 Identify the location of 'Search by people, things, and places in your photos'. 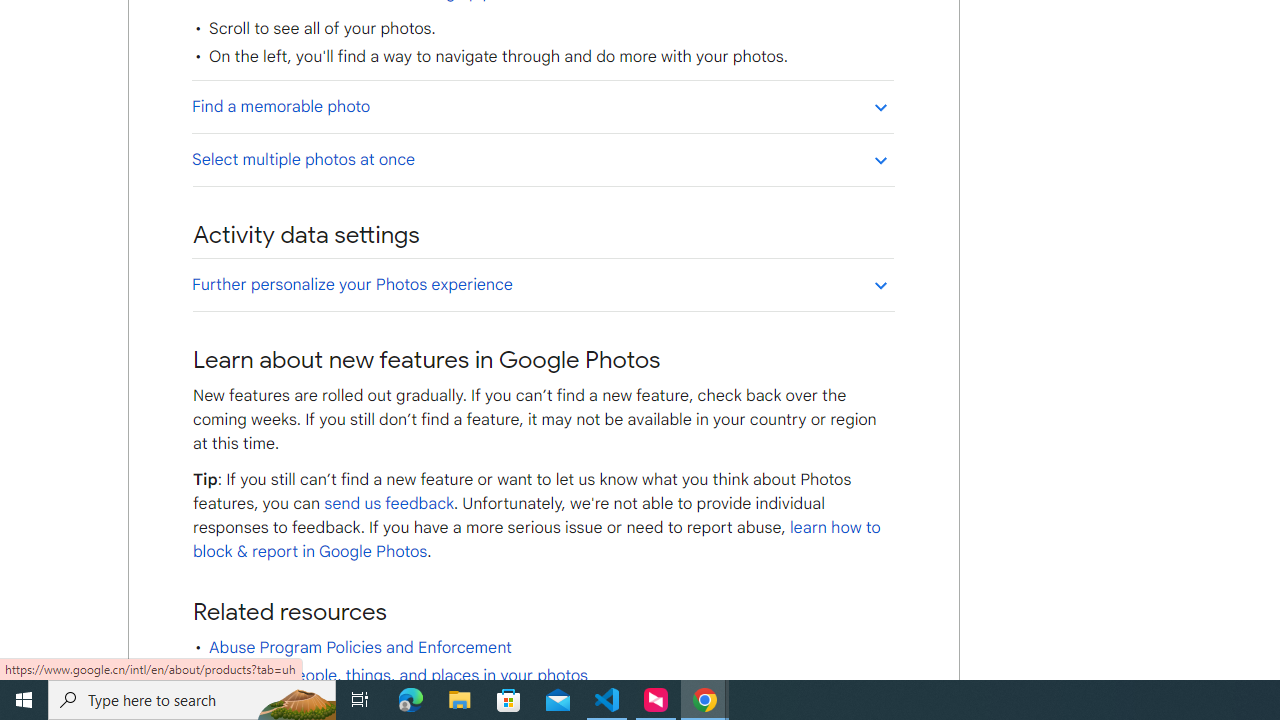
(398, 675).